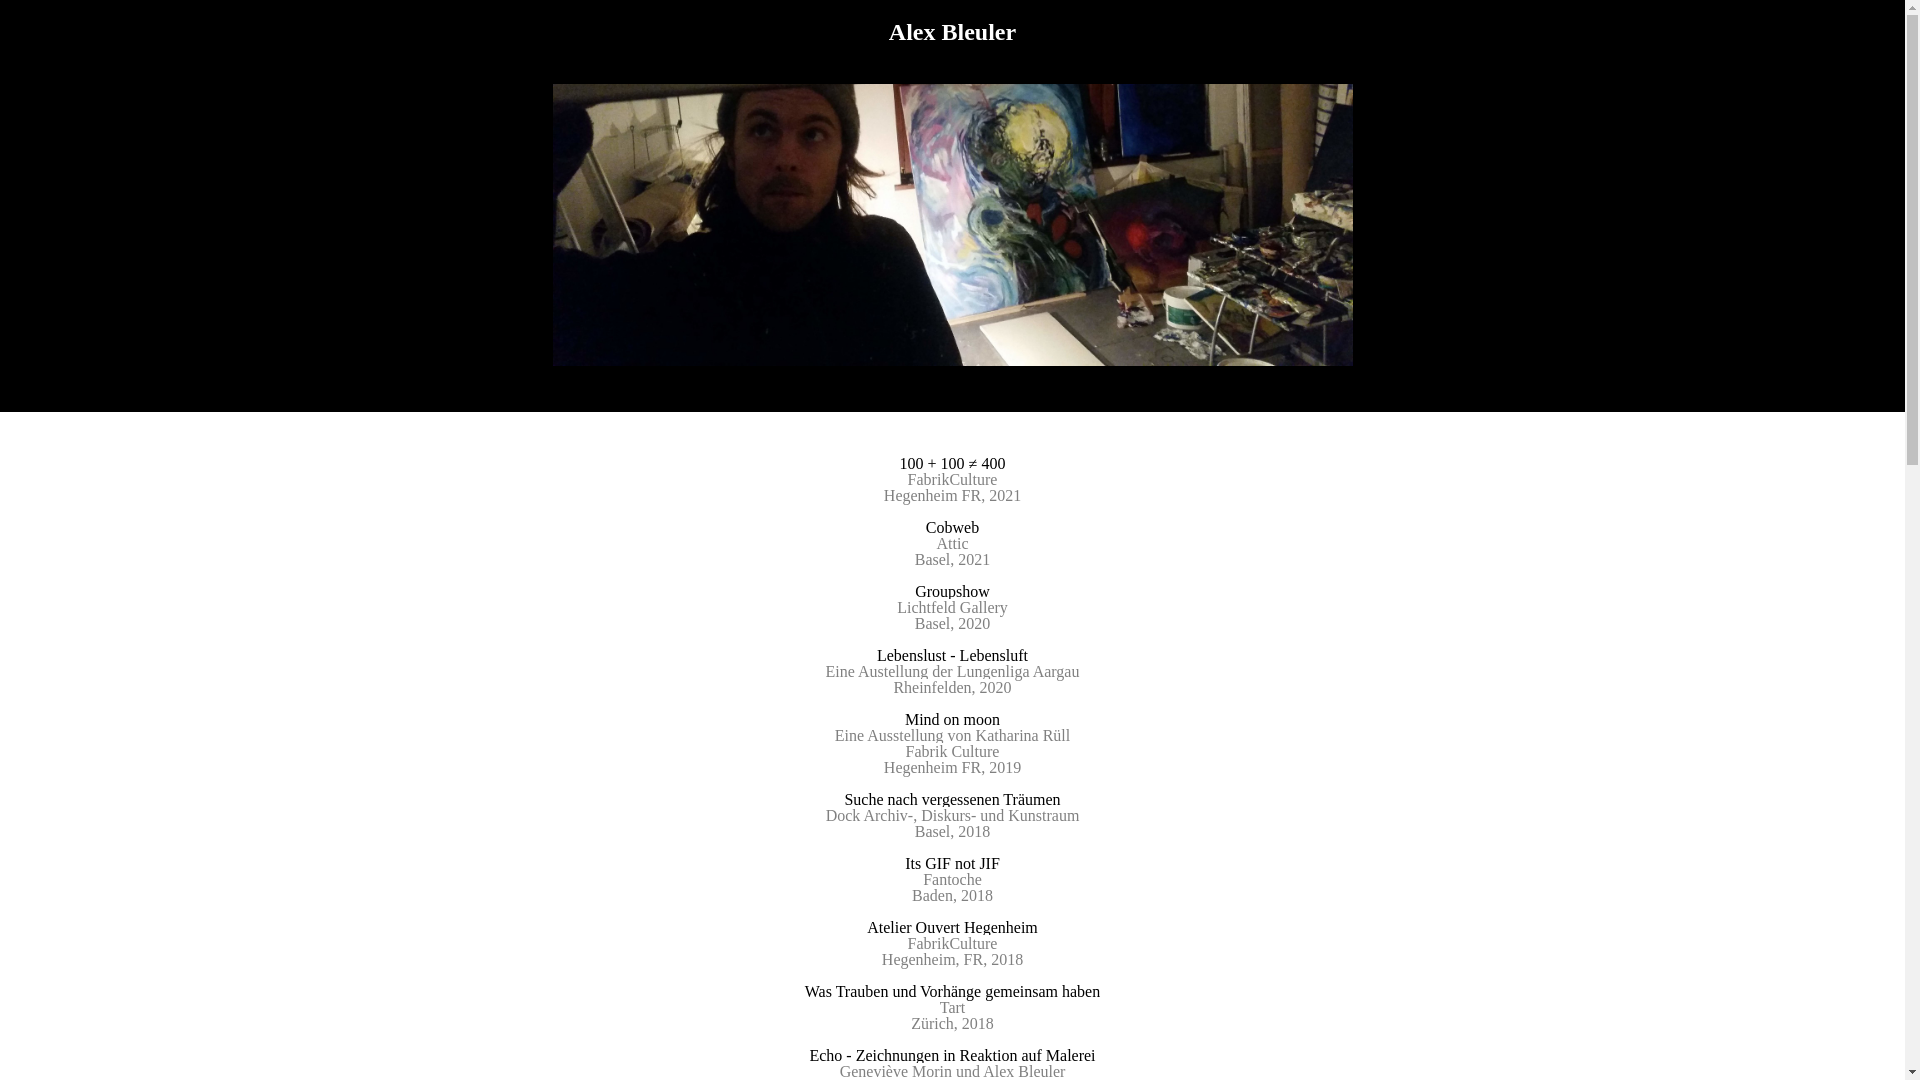 This screenshot has height=1080, width=1920. Describe the element at coordinates (952, 815) in the screenshot. I see `'Dock Archiv-, Diskurs- und Kunstraum'` at that location.